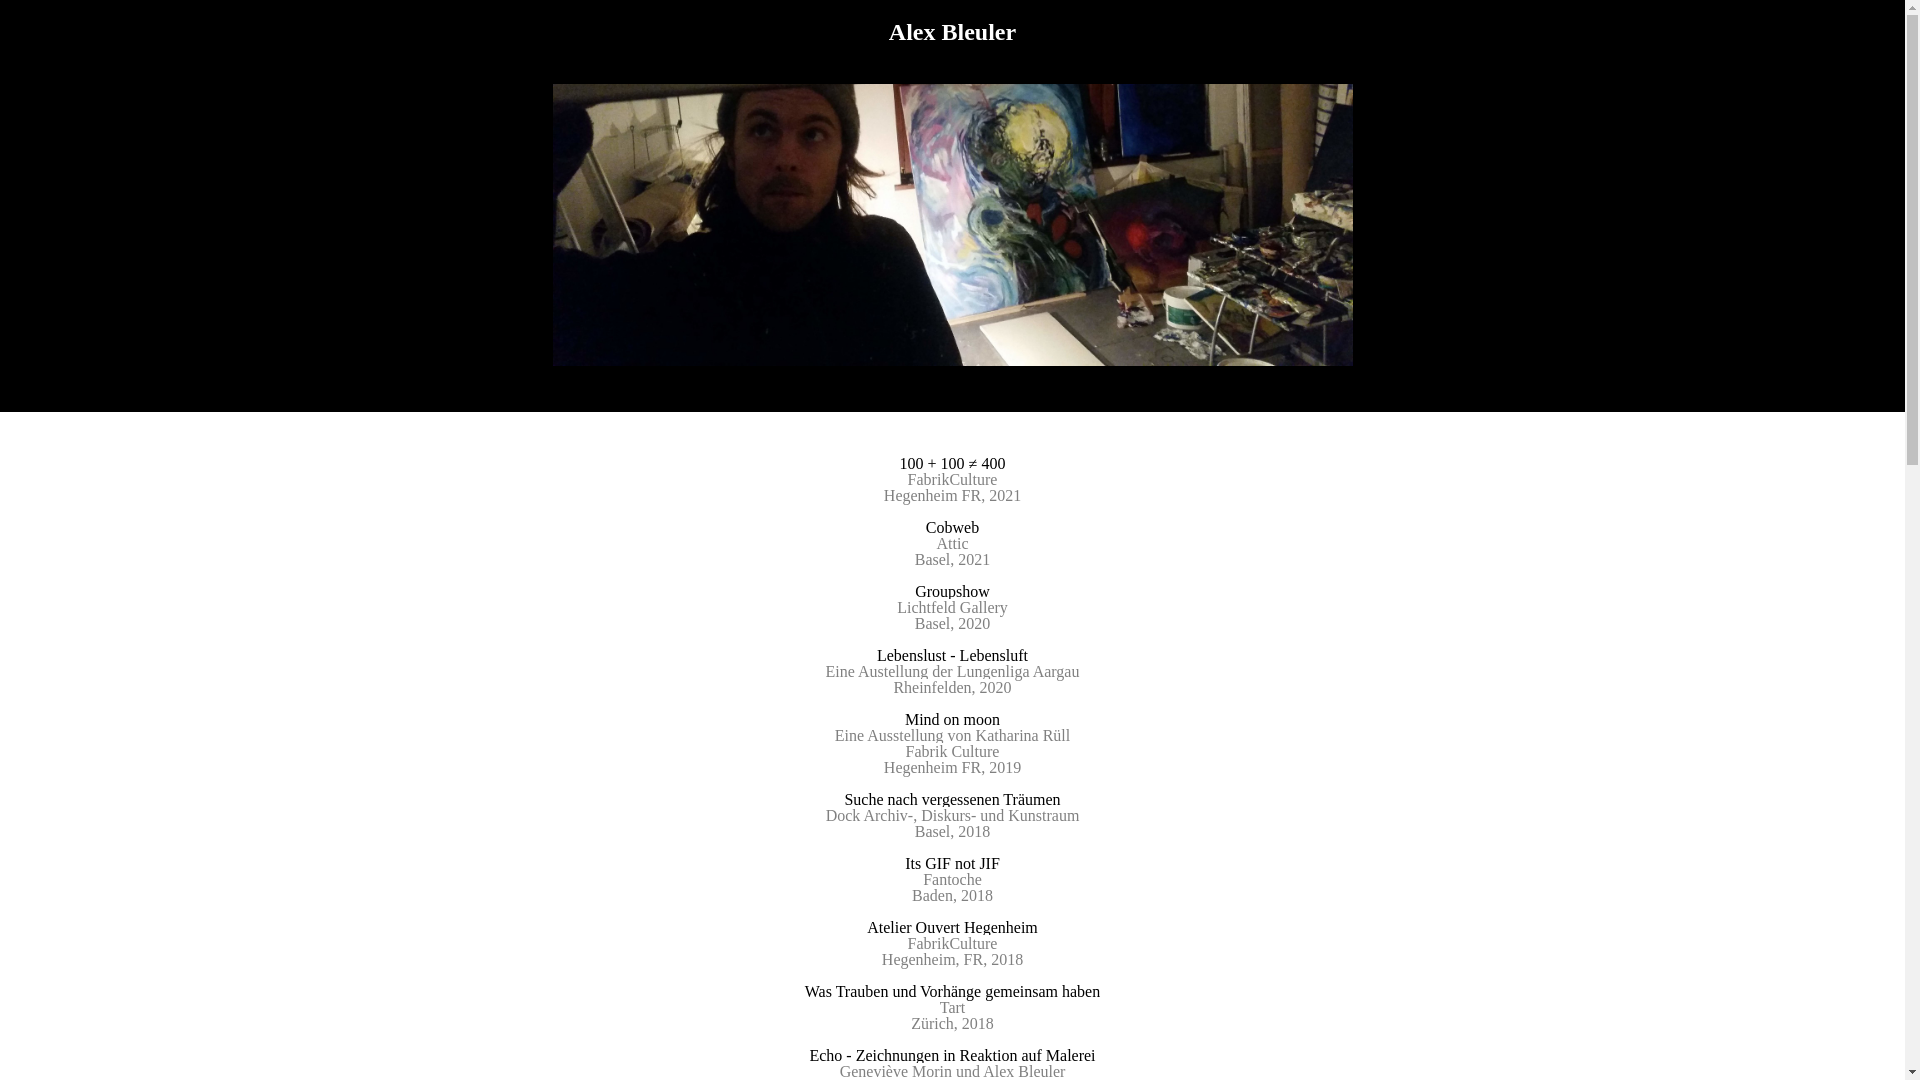 This screenshot has height=1080, width=1920. Describe the element at coordinates (952, 815) in the screenshot. I see `'Dock Archiv-, Diskurs- und Kunstraum'` at that location.